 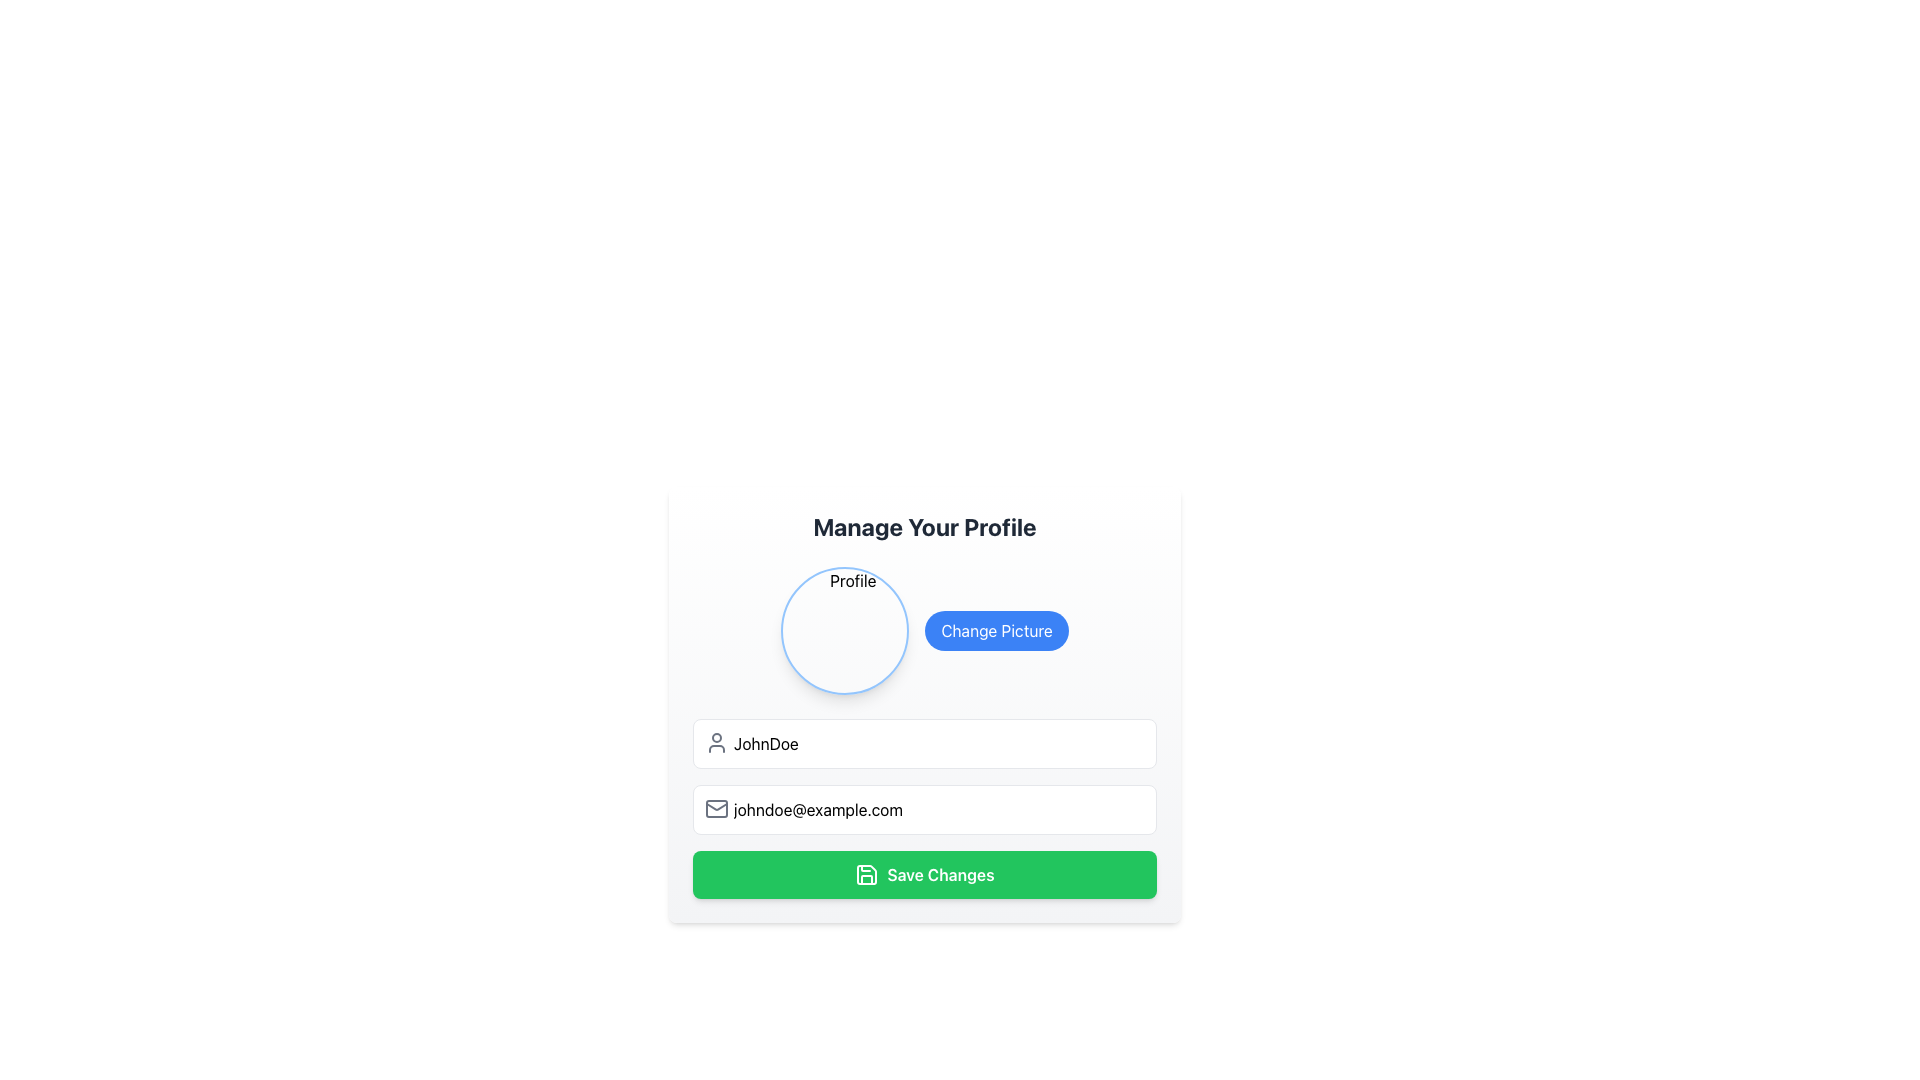 What do you see at coordinates (716, 808) in the screenshot?
I see `the gray mail icon, which is a minimalistic envelope design located at the left side of the email input field in the profile management form` at bounding box center [716, 808].